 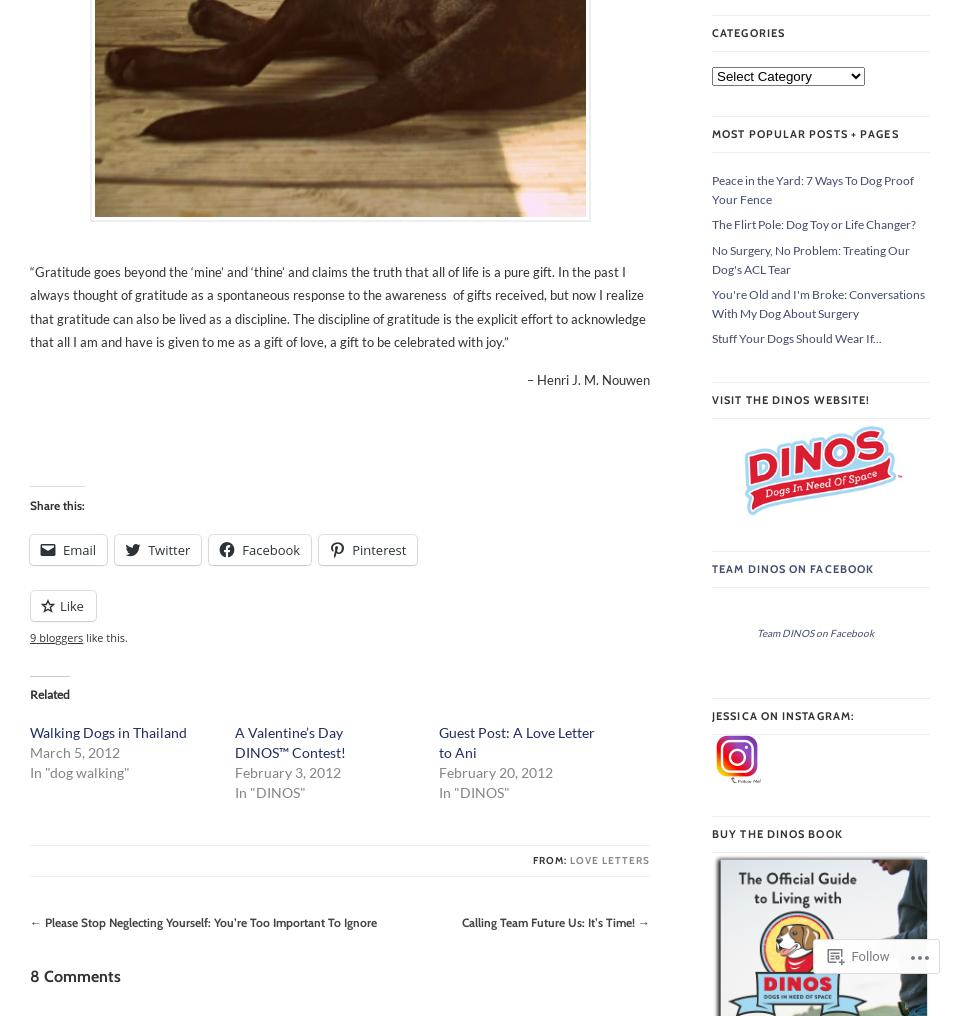 I want to click on 'From:', so click(x=551, y=860).